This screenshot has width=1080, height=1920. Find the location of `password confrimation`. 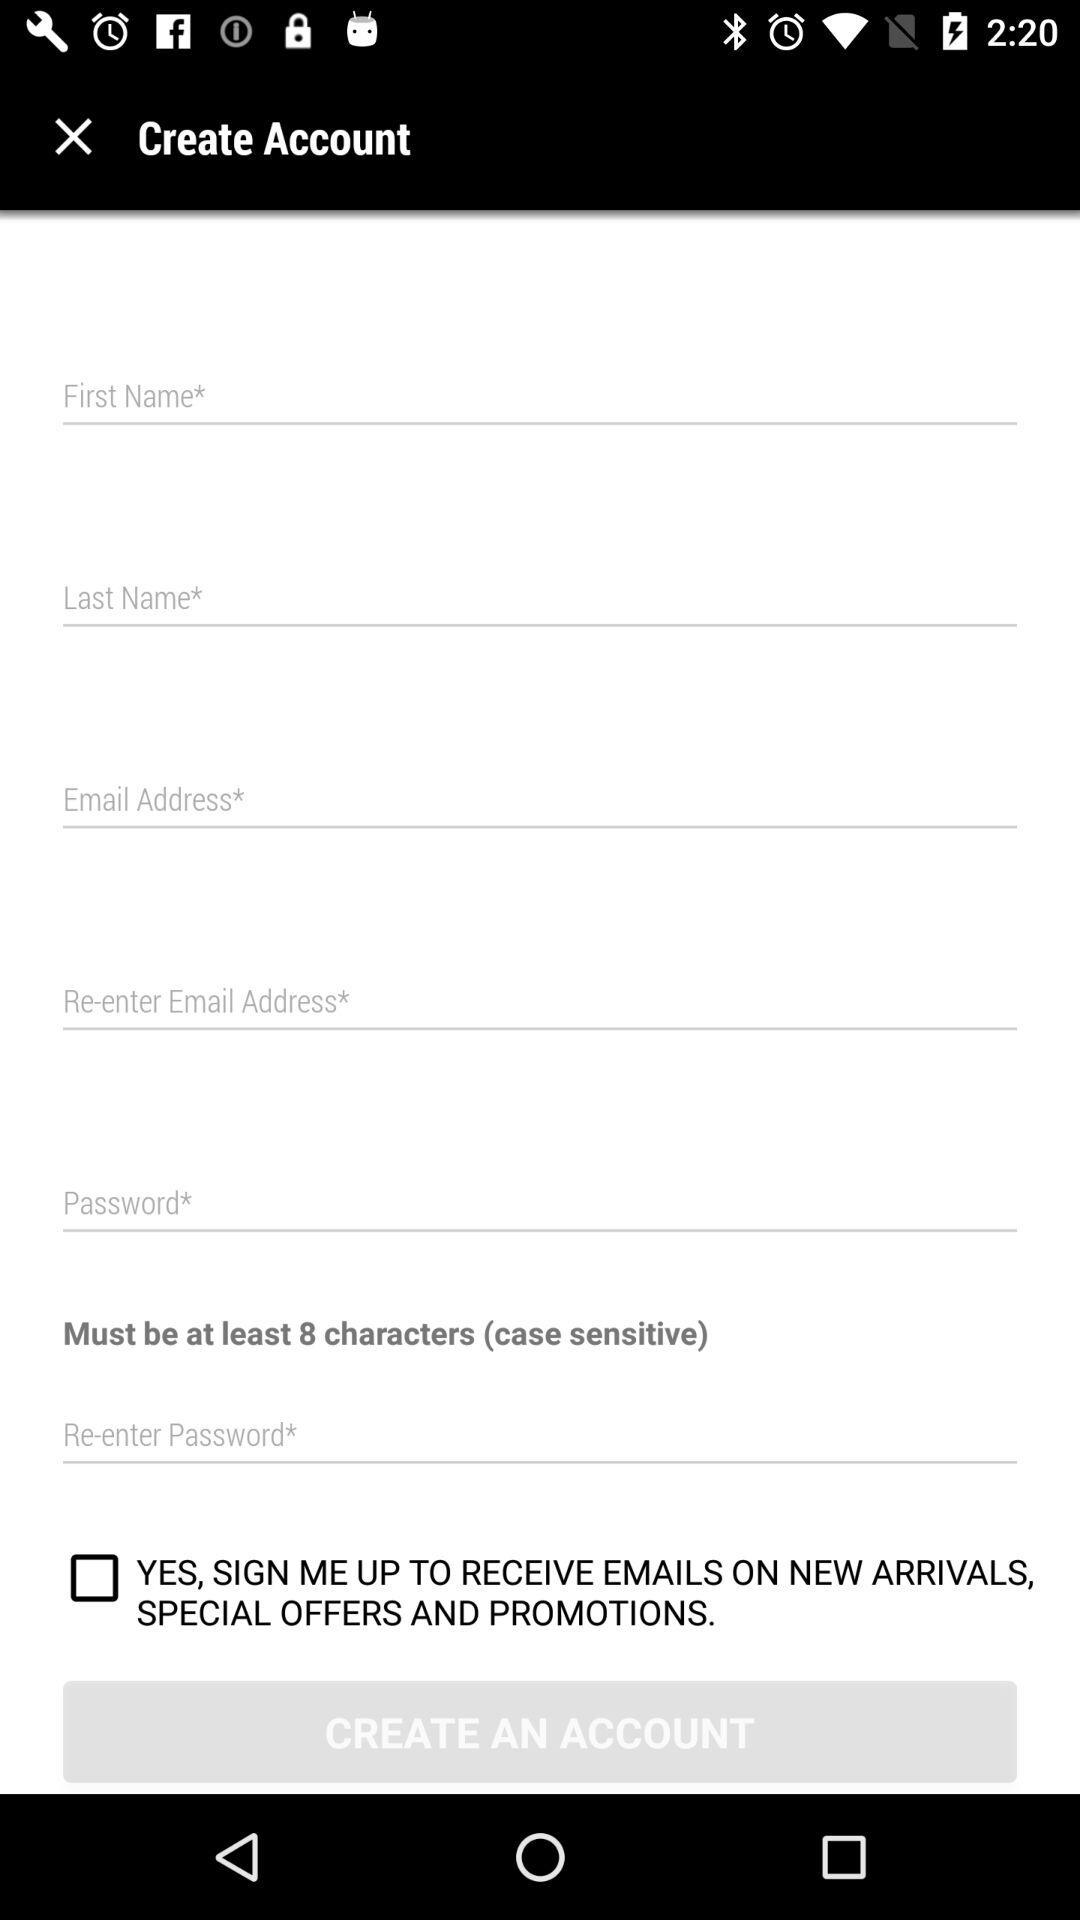

password confrimation is located at coordinates (540, 1434).